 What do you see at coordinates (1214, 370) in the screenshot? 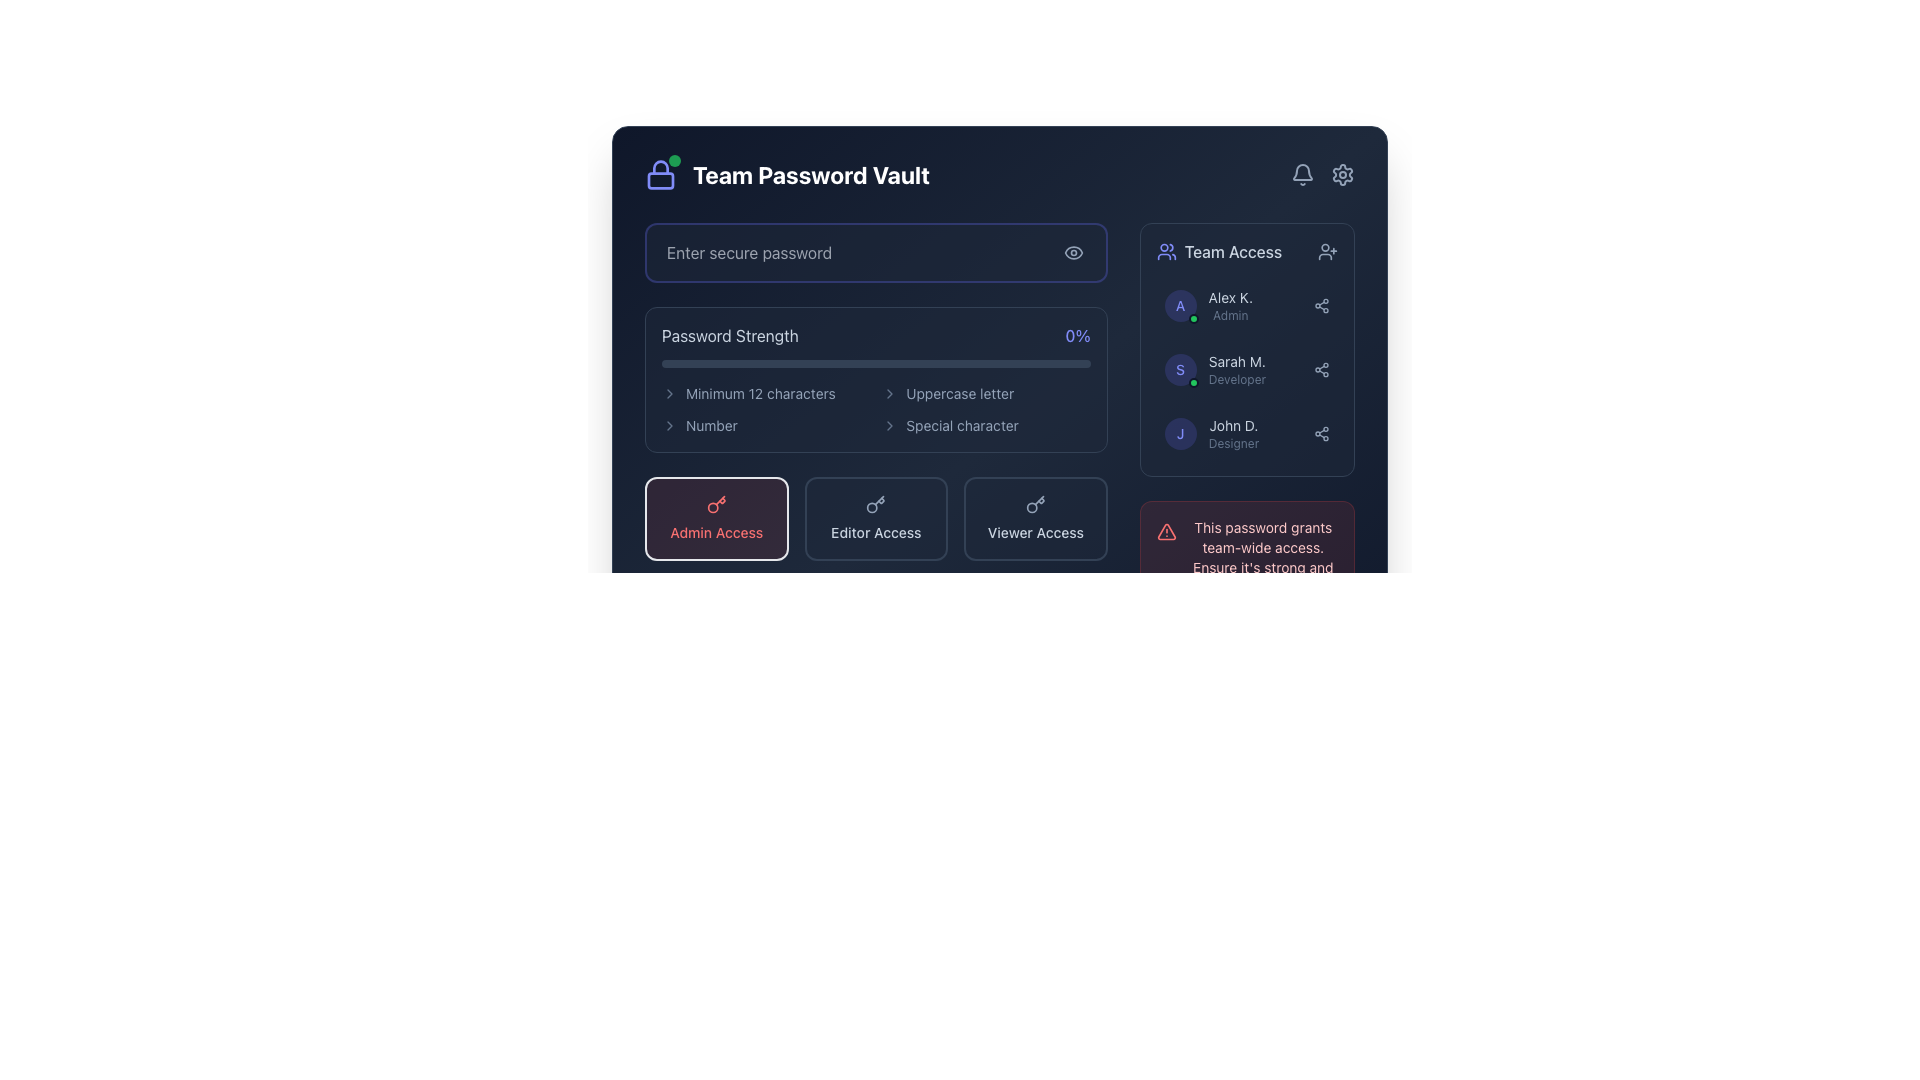
I see `to select the profile card entry for Sarah M., the Developer, which is the second entry in the list of team members` at bounding box center [1214, 370].